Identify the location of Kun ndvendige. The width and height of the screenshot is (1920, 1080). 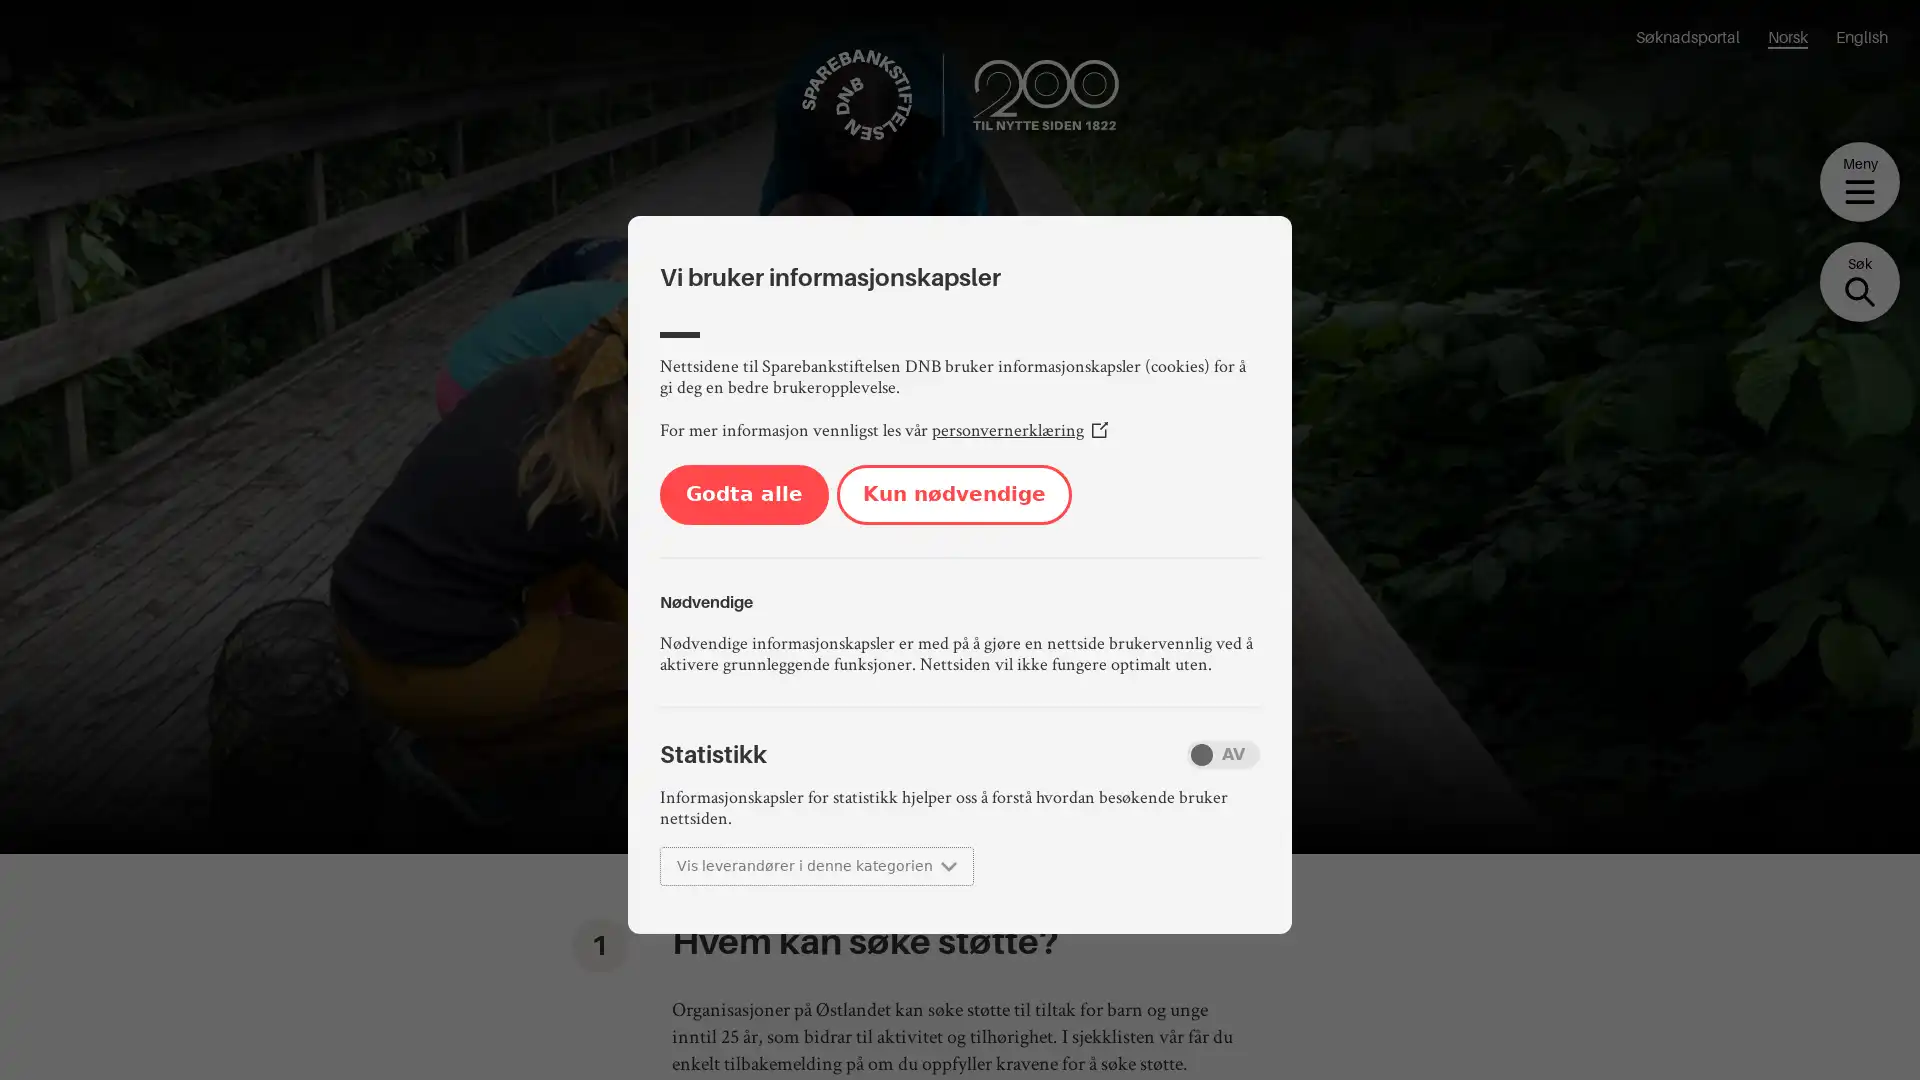
(953, 494).